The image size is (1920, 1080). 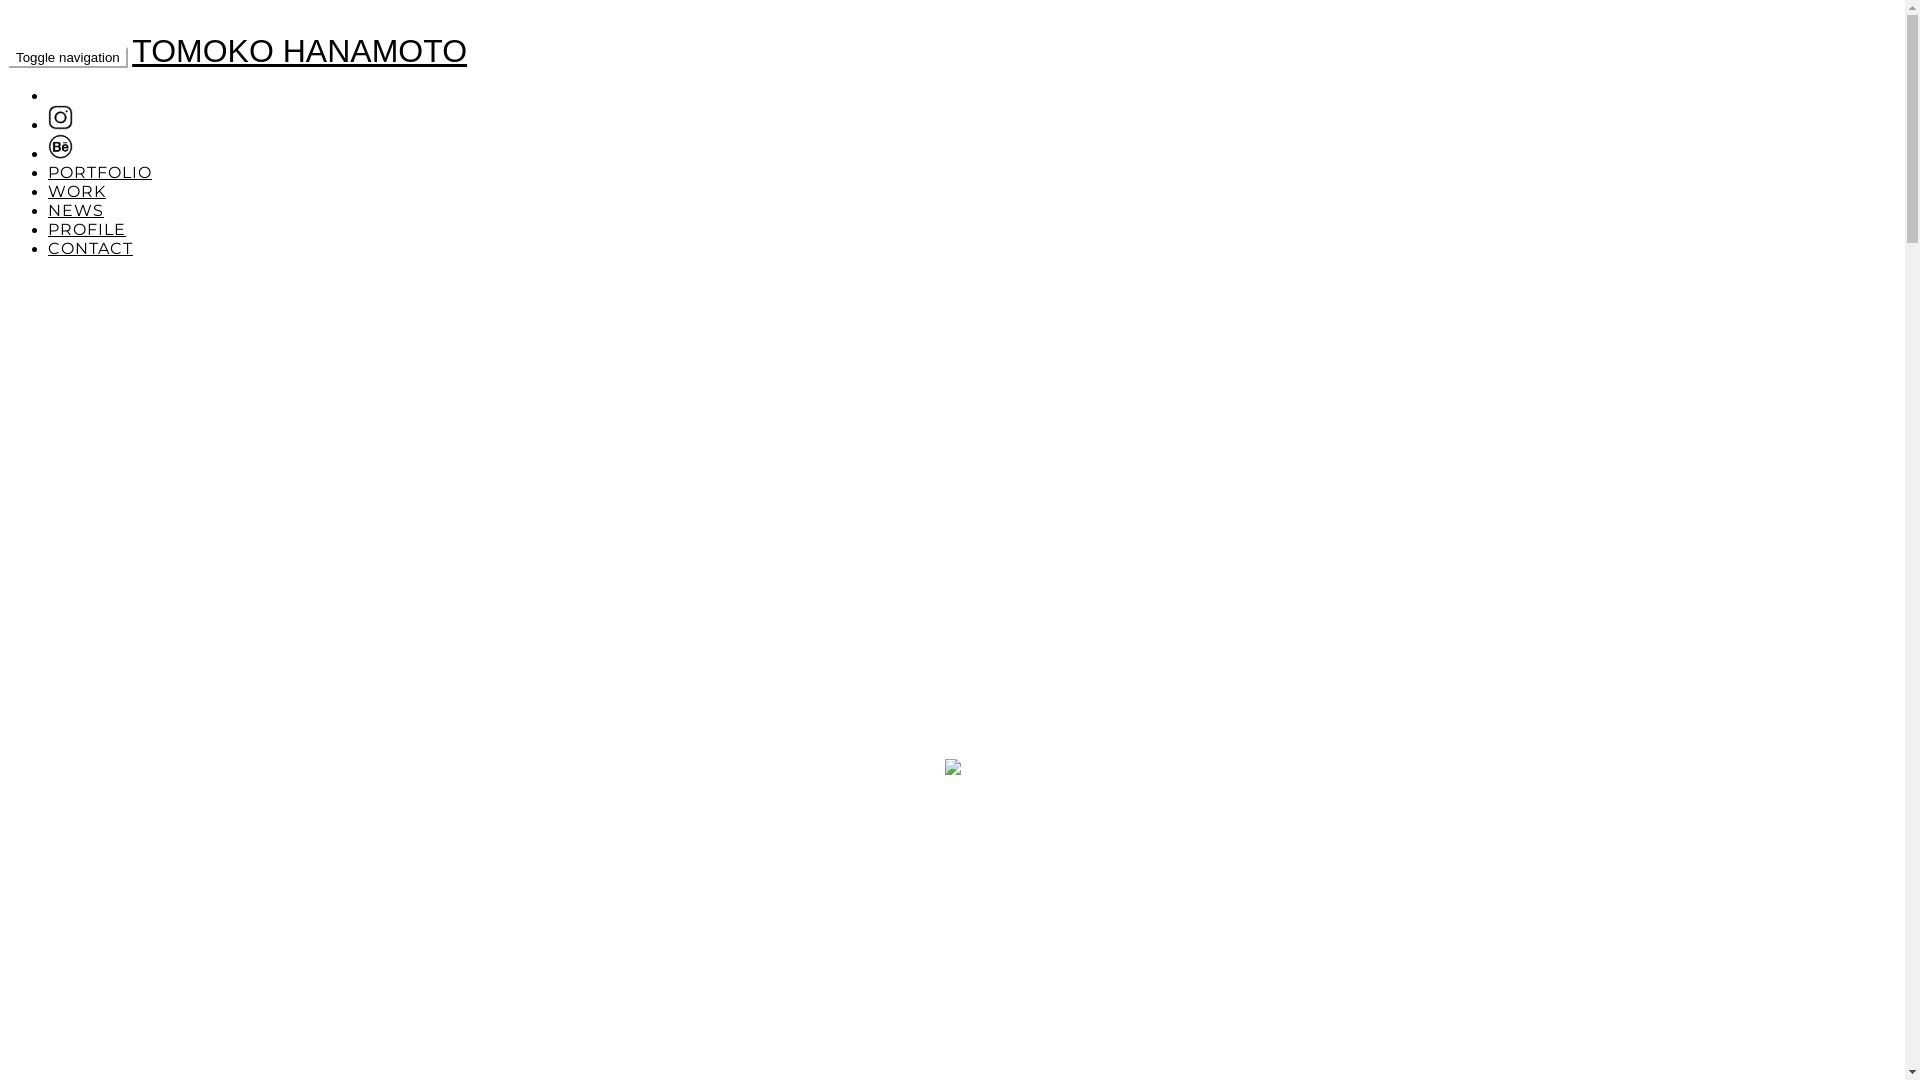 I want to click on 'PORTFOLIO', so click(x=99, y=171).